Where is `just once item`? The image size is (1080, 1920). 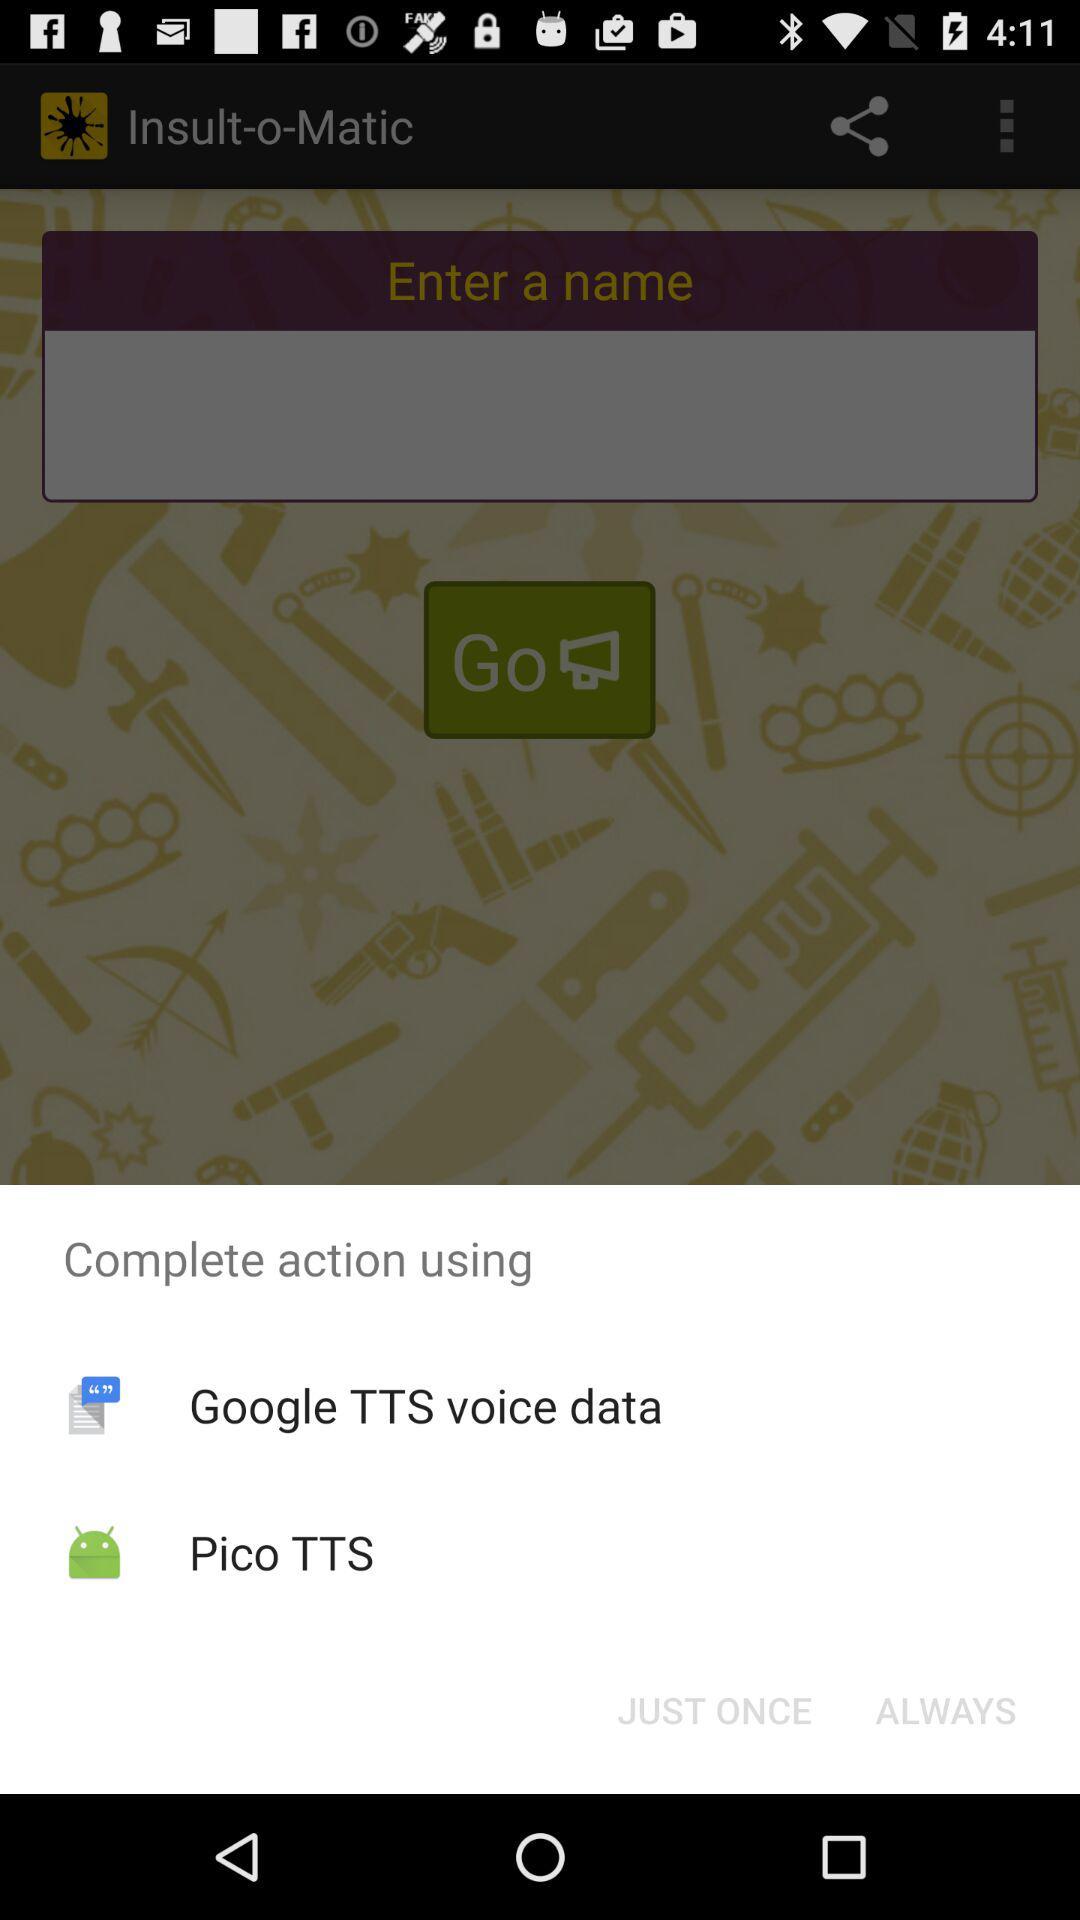 just once item is located at coordinates (713, 1708).